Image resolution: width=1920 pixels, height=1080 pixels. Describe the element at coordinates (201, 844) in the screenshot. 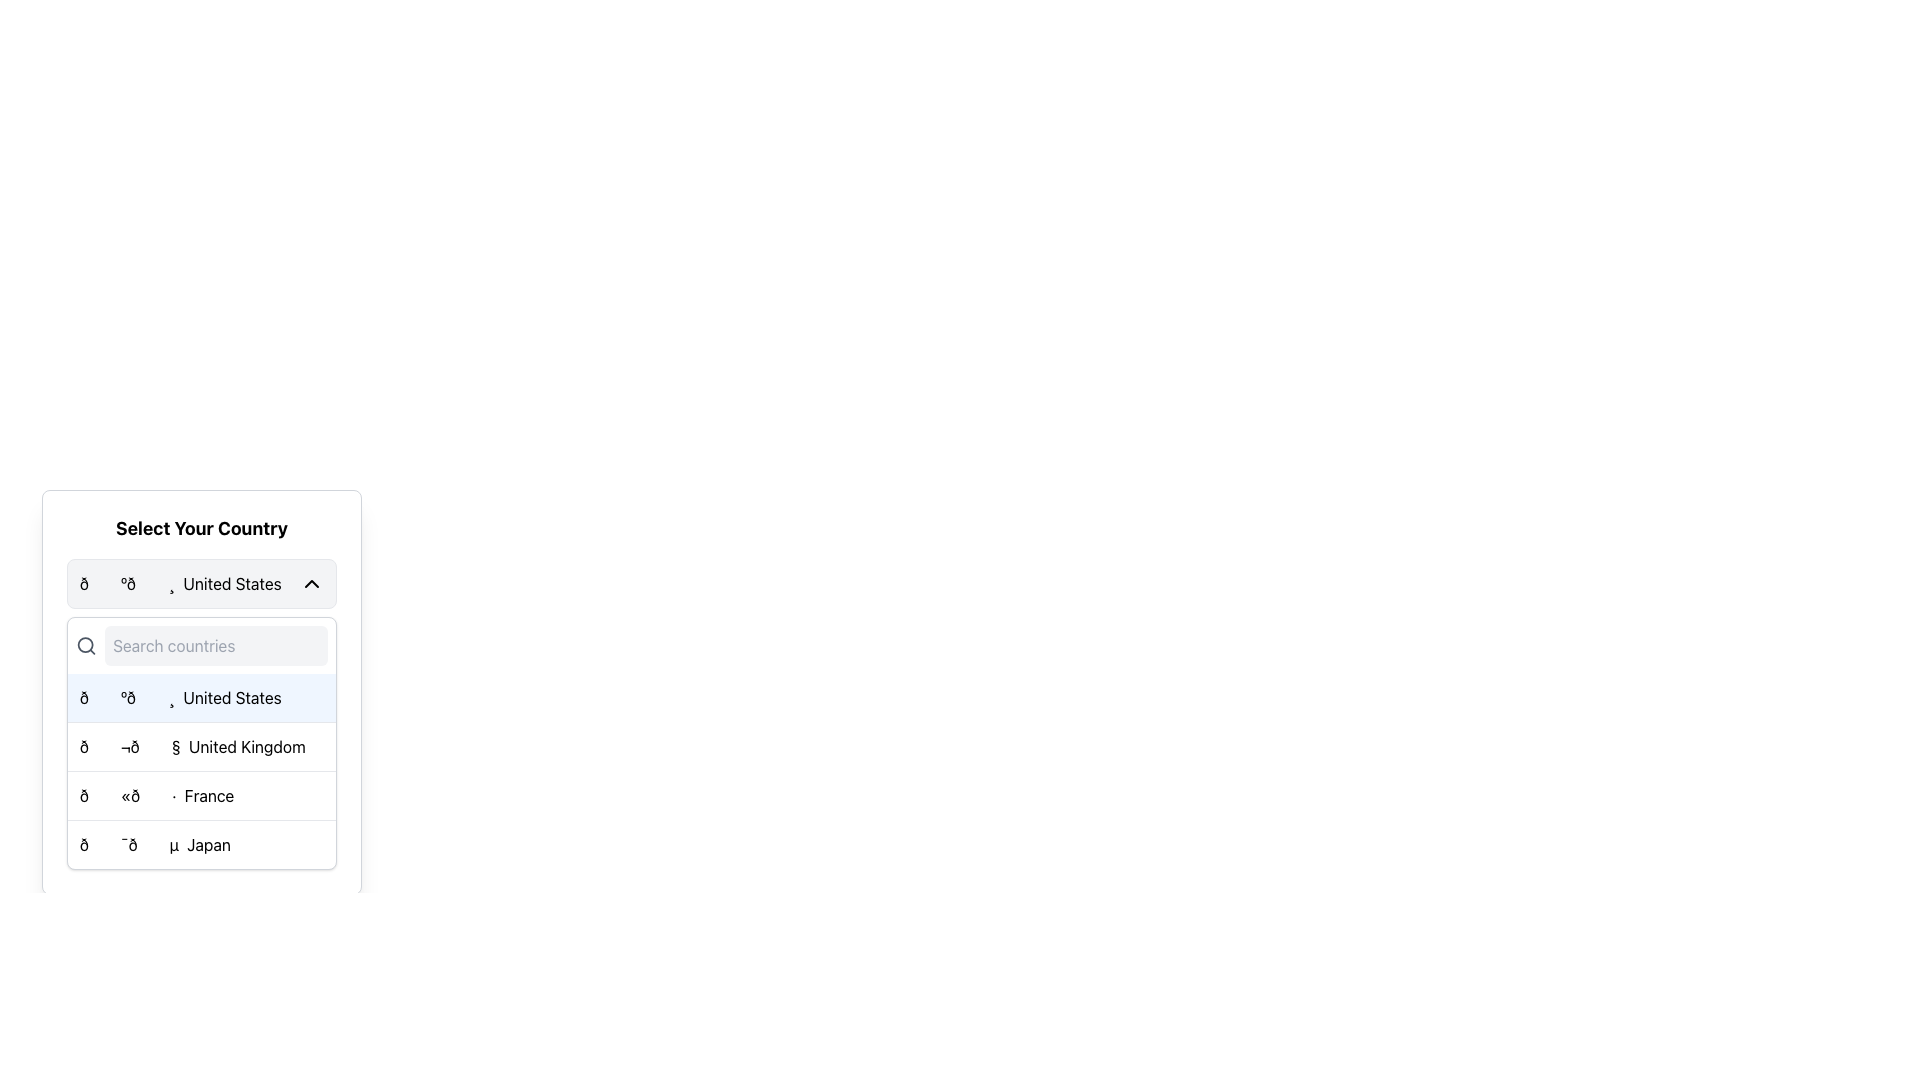

I see `the last item in the dropdown menu representing the country 'Japan'` at that location.